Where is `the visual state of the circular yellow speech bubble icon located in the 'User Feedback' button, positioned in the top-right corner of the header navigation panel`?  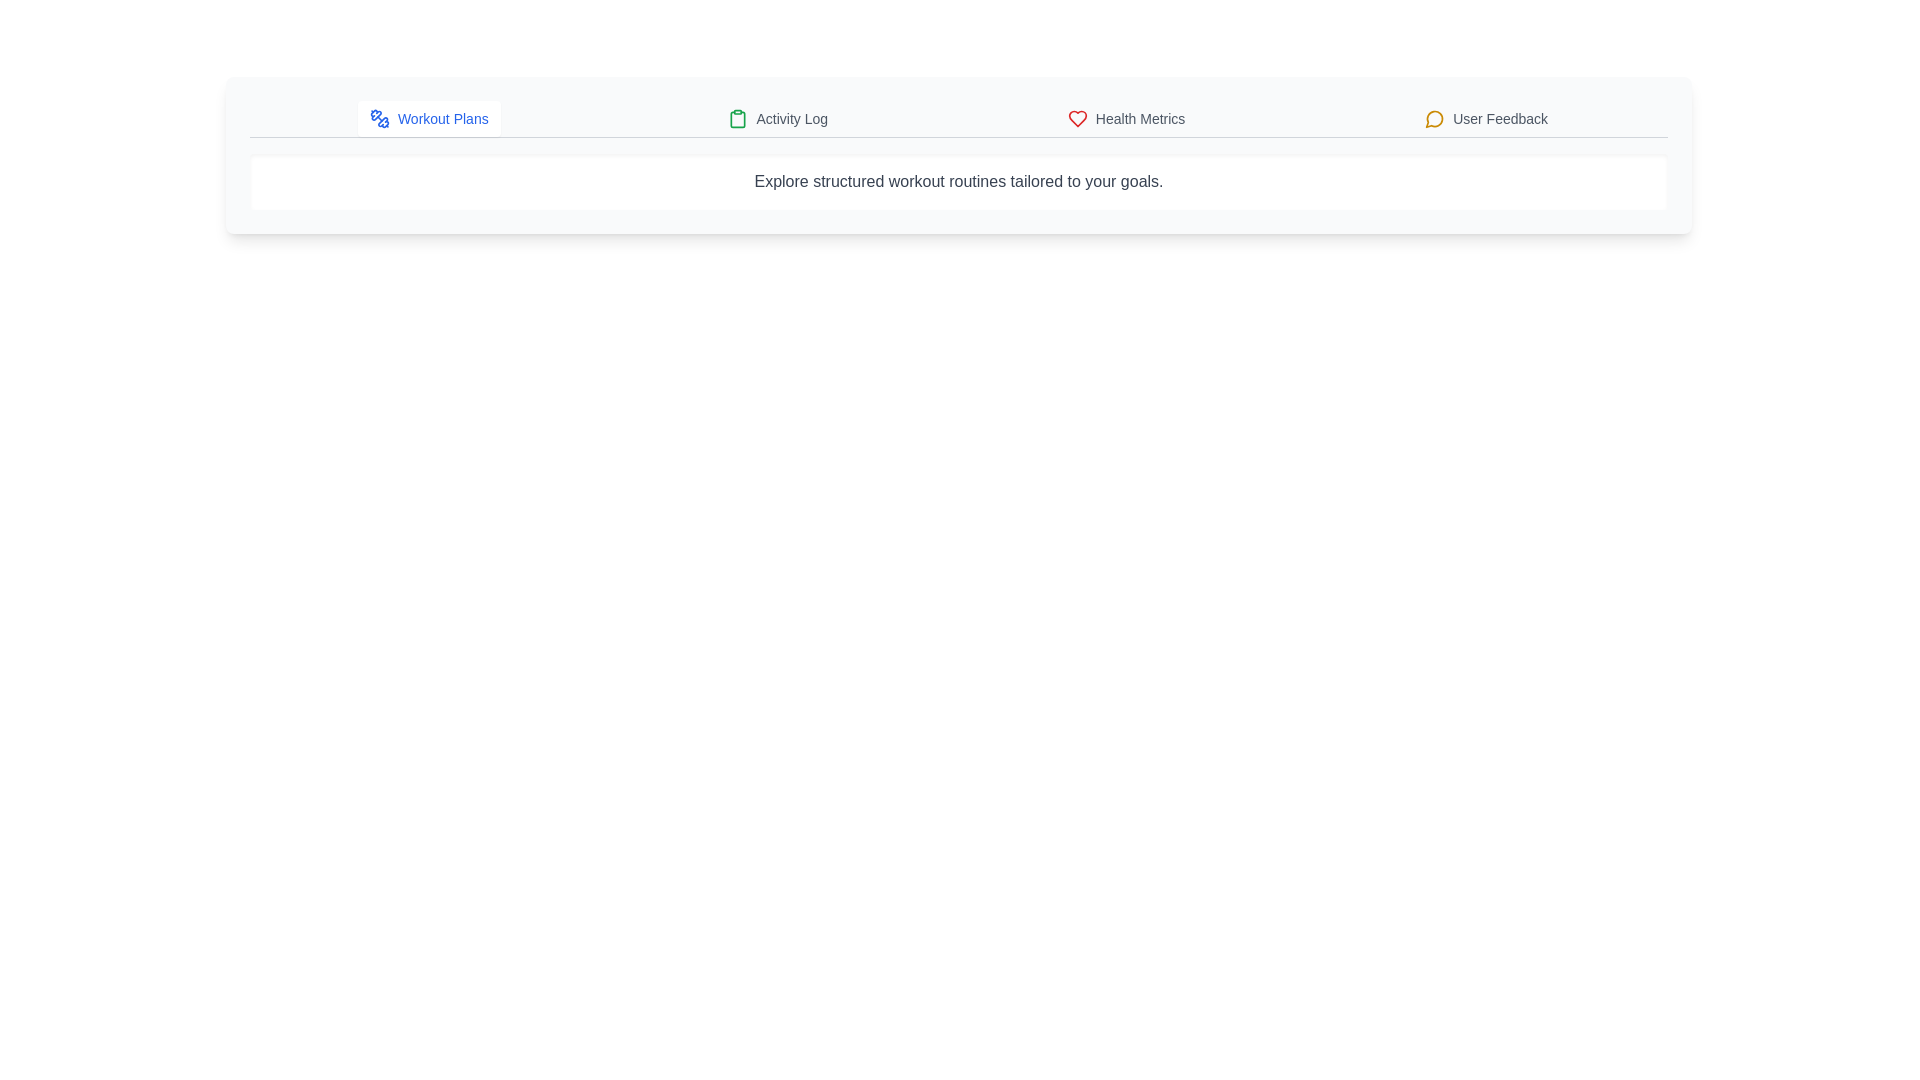
the visual state of the circular yellow speech bubble icon located in the 'User Feedback' button, positioned in the top-right corner of the header navigation panel is located at coordinates (1434, 119).